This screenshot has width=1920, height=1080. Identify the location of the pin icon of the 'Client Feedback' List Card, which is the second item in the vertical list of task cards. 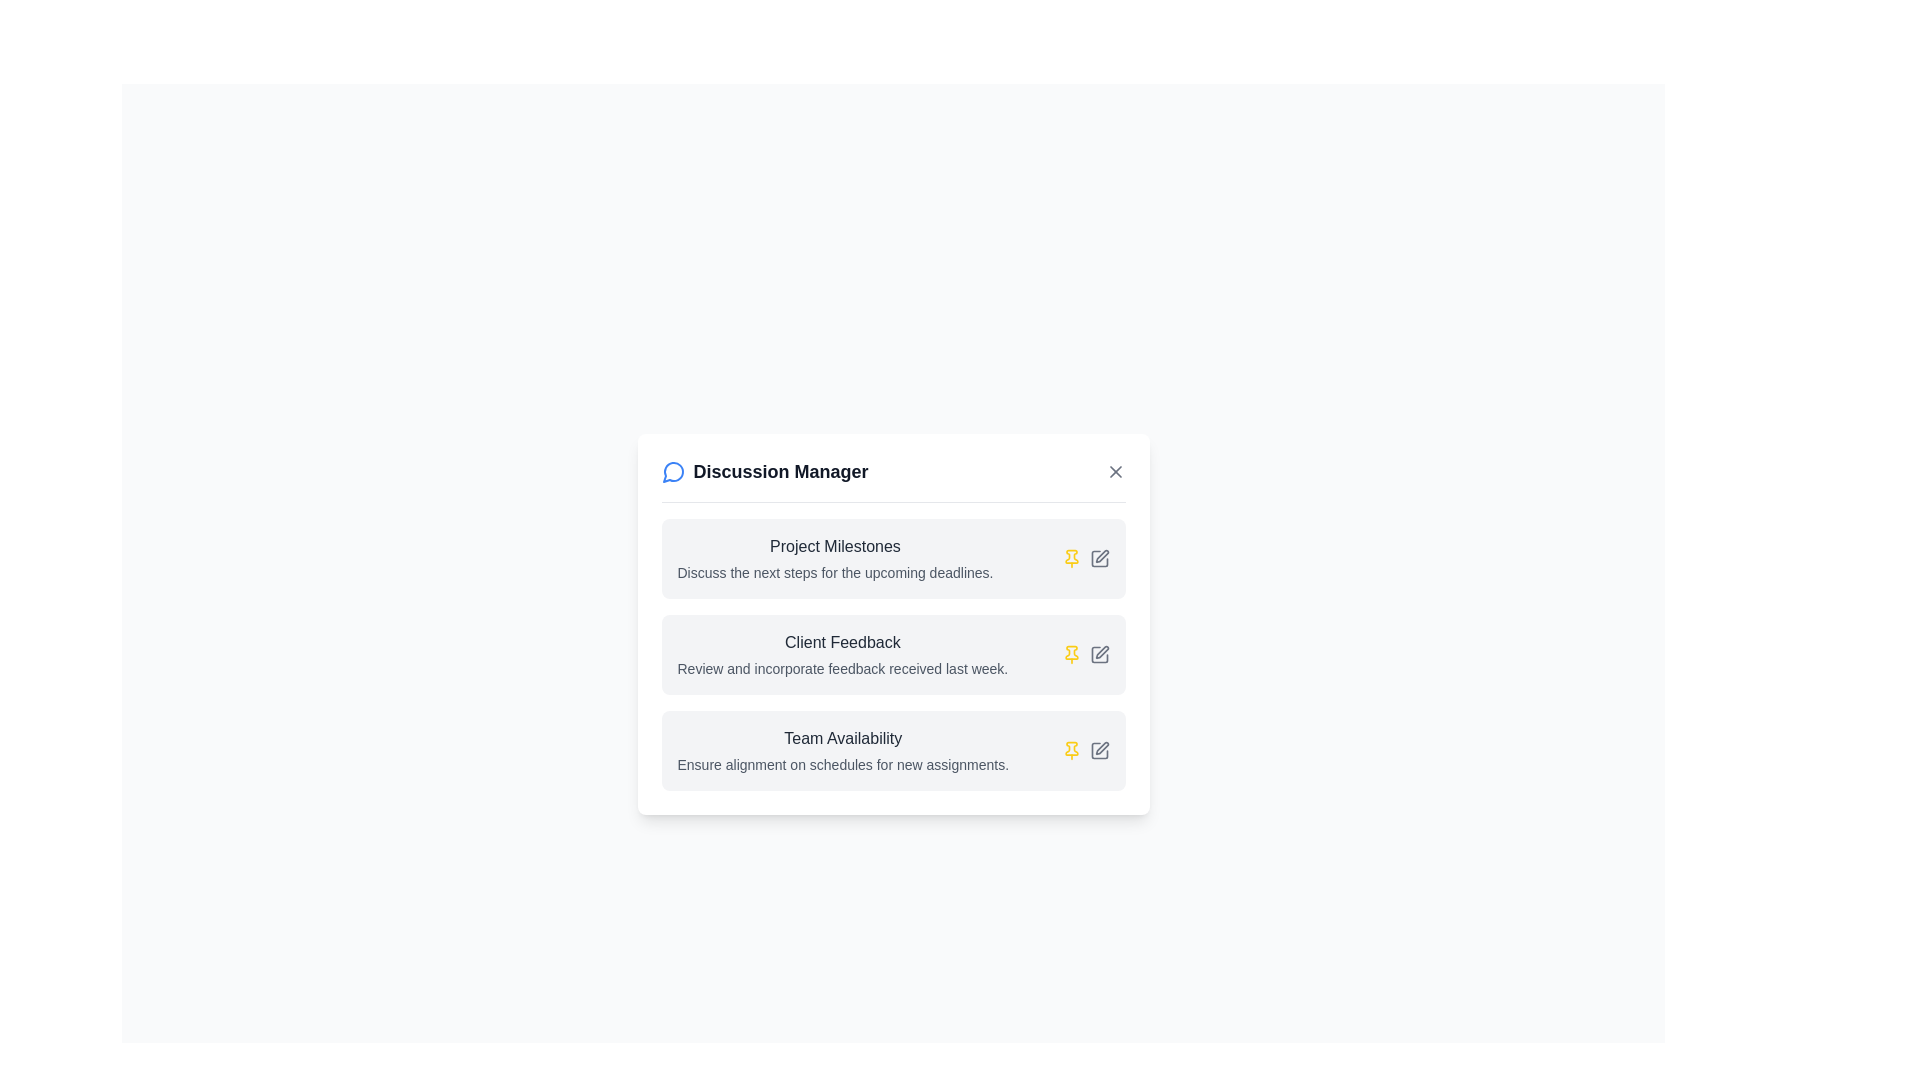
(892, 654).